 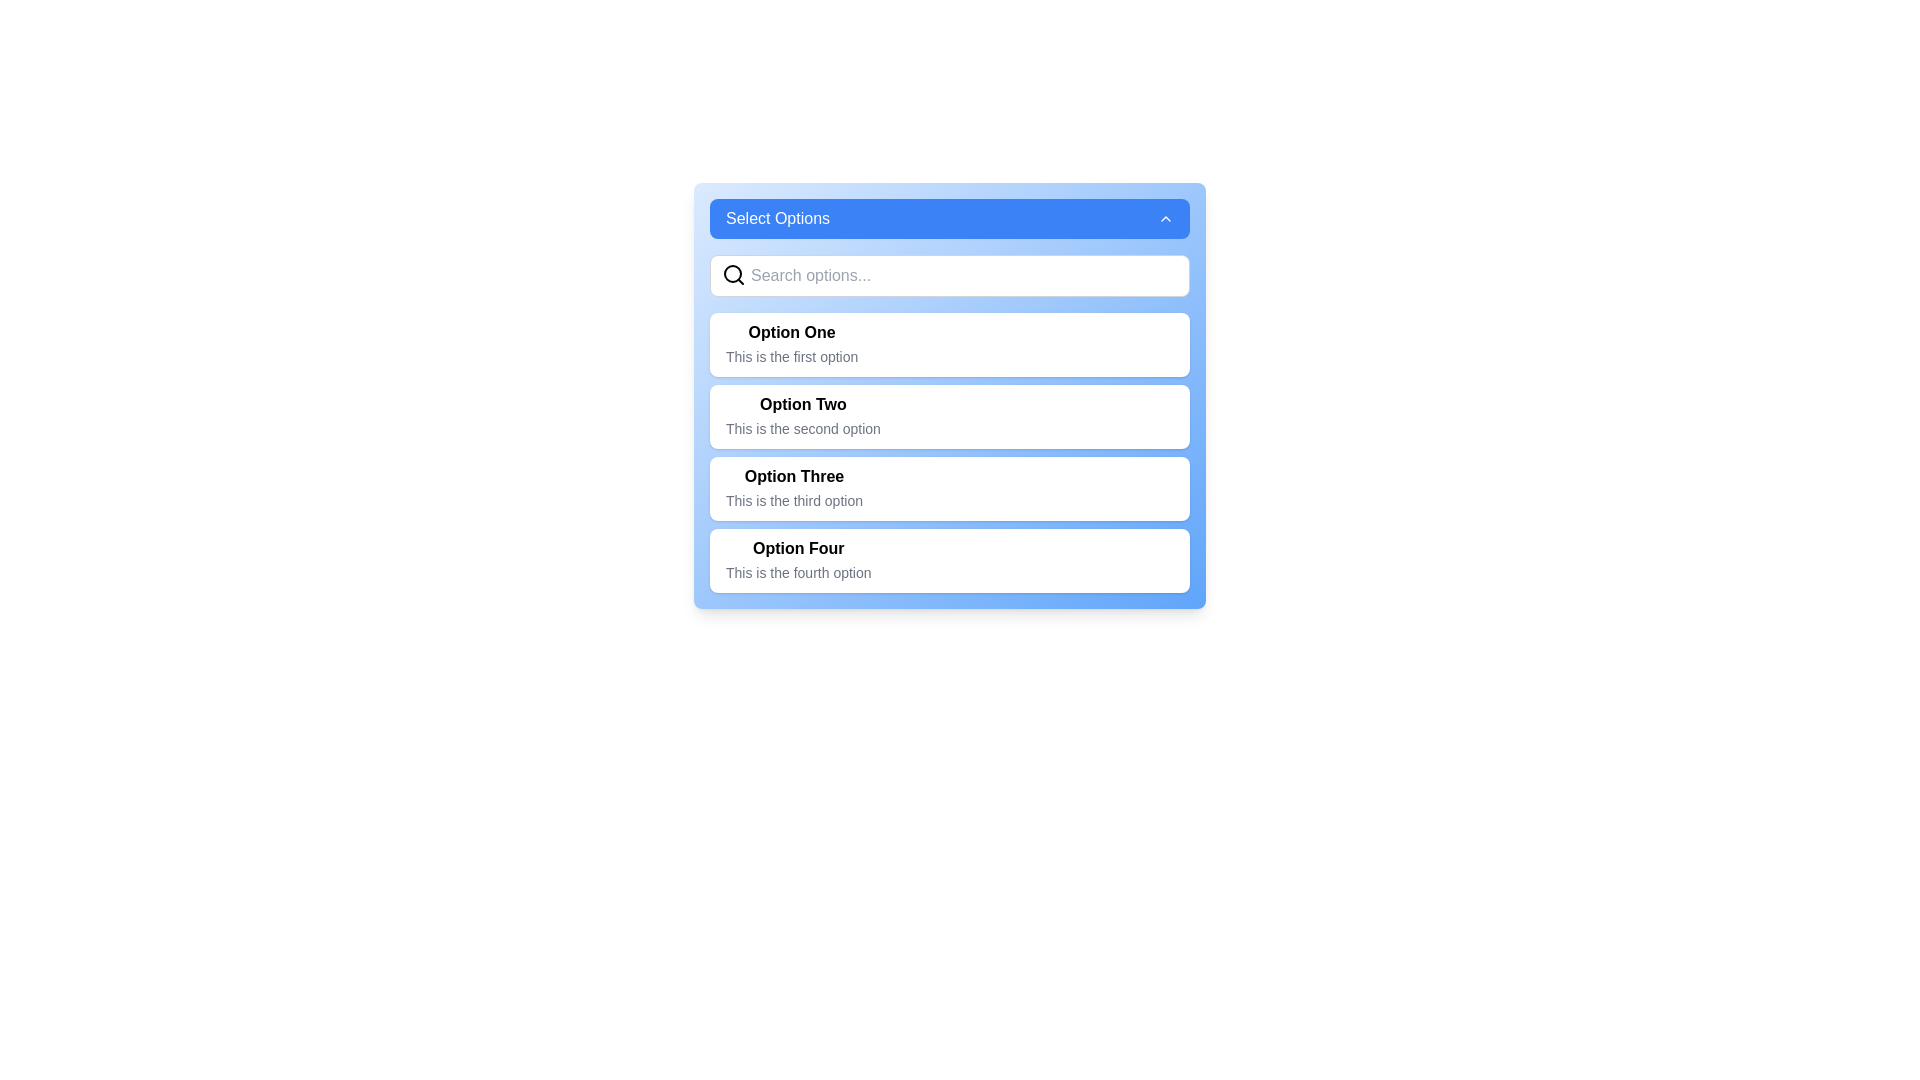 What do you see at coordinates (797, 560) in the screenshot?
I see `the text block containing the bold title 'Option Four' and the descriptive text 'This is the fourth option'` at bounding box center [797, 560].